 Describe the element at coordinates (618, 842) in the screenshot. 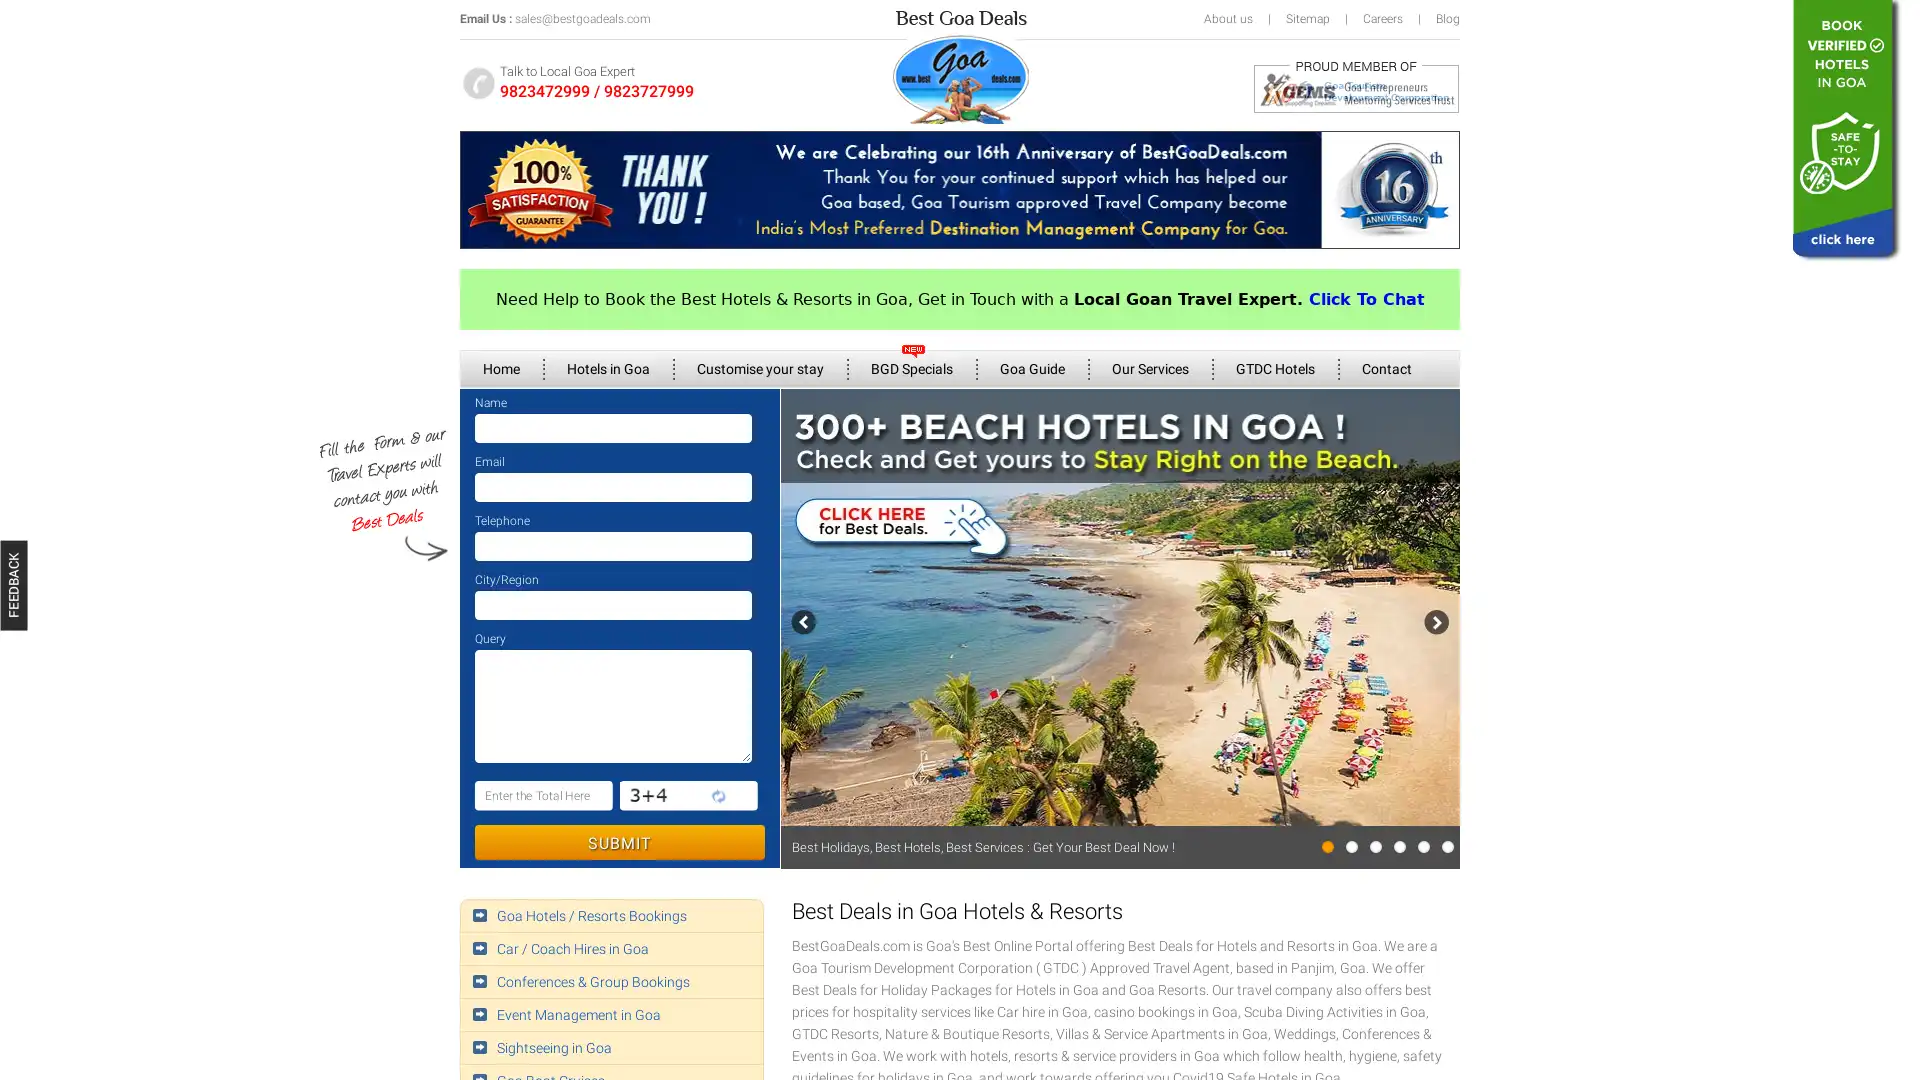

I see `SUBMIT` at that location.